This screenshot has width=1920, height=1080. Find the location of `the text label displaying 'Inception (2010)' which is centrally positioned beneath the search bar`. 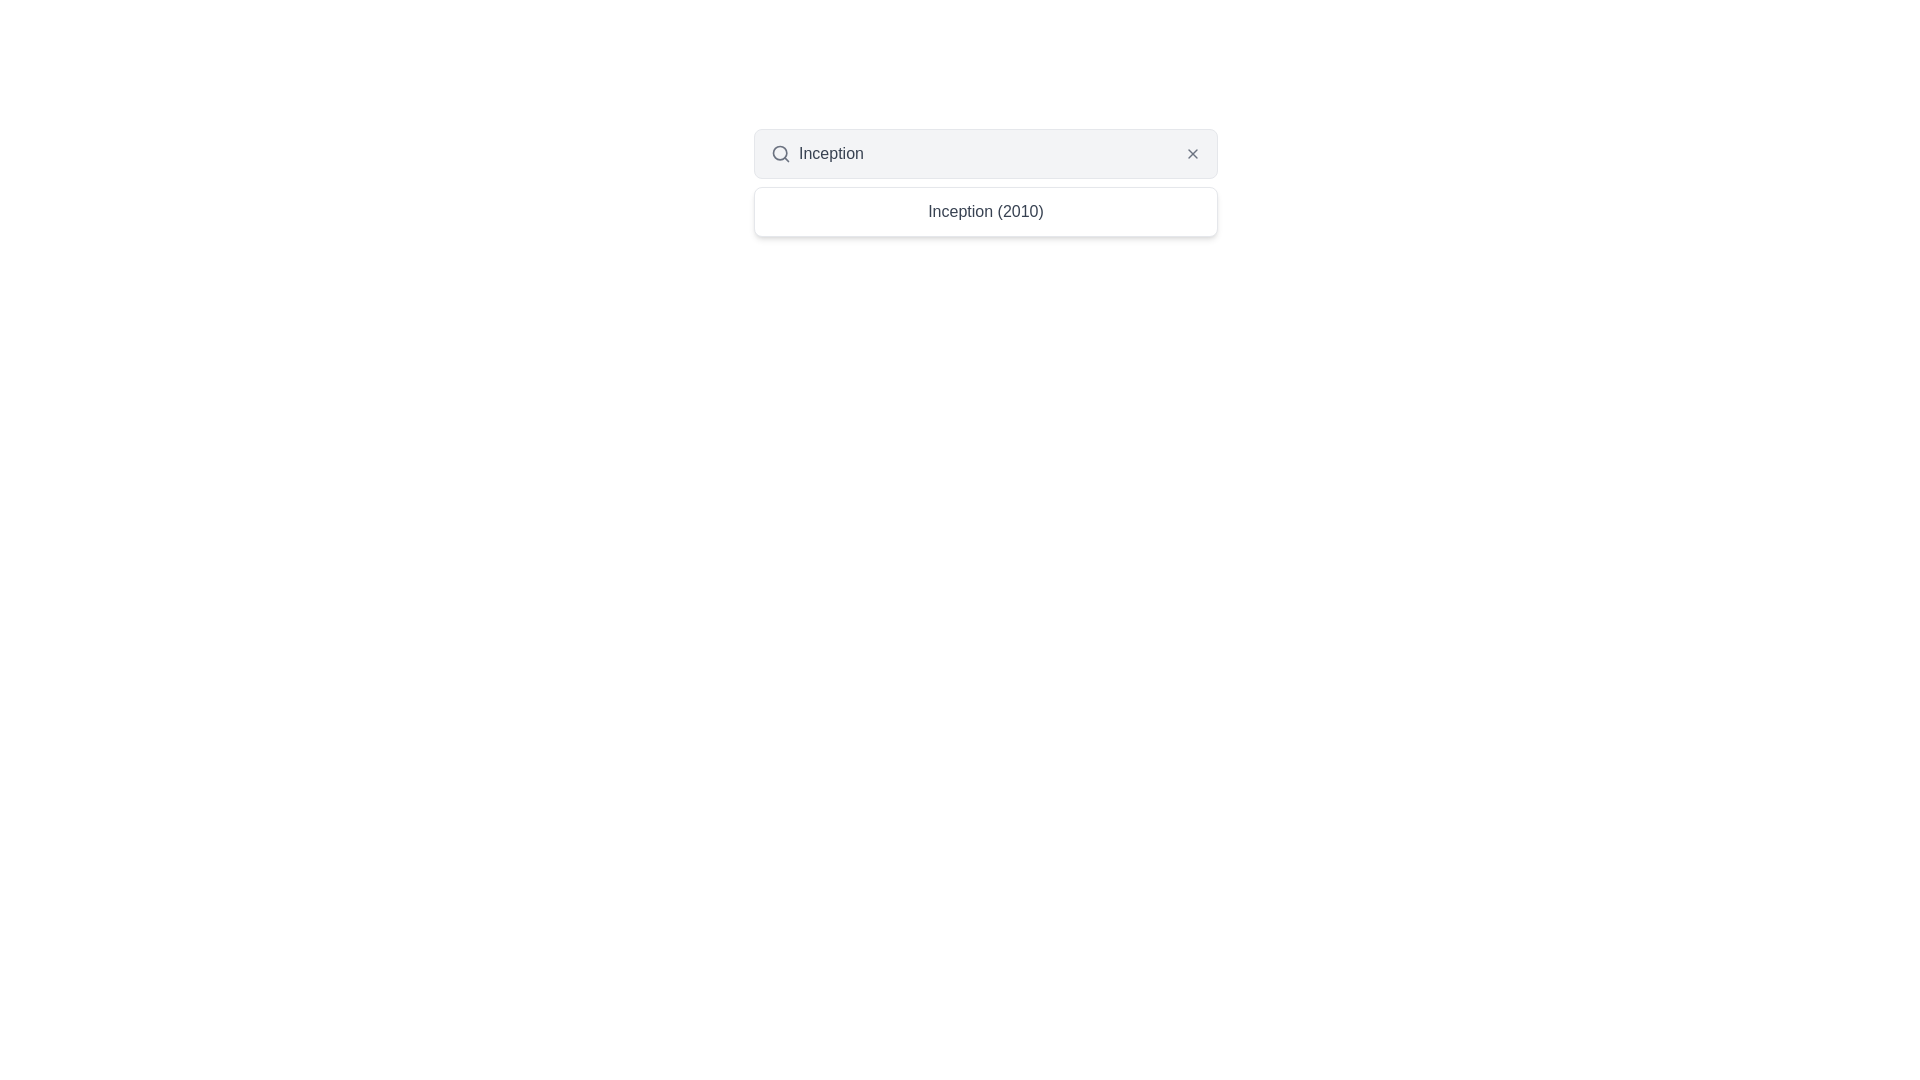

the text label displaying 'Inception (2010)' which is centrally positioned beneath the search bar is located at coordinates (985, 212).